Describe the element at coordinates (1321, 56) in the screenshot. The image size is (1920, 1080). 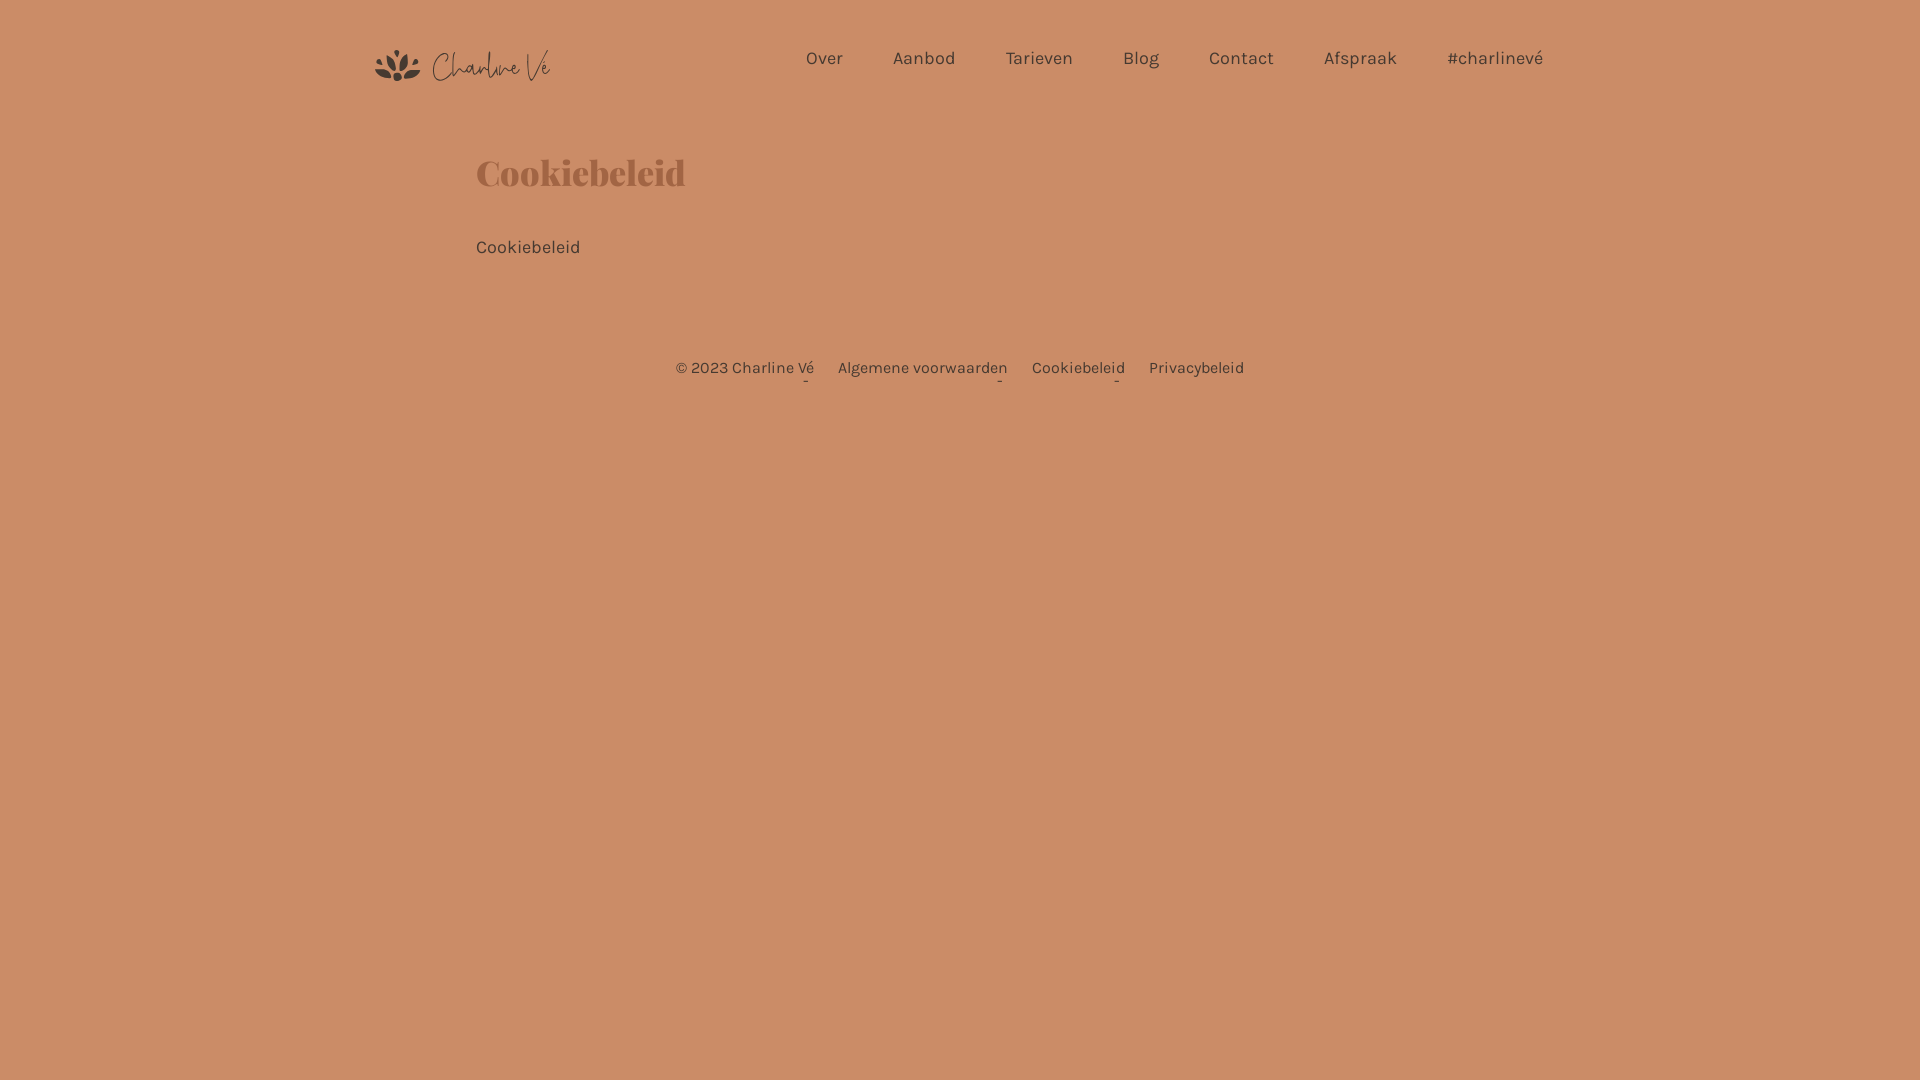
I see `'Afspraak'` at that location.